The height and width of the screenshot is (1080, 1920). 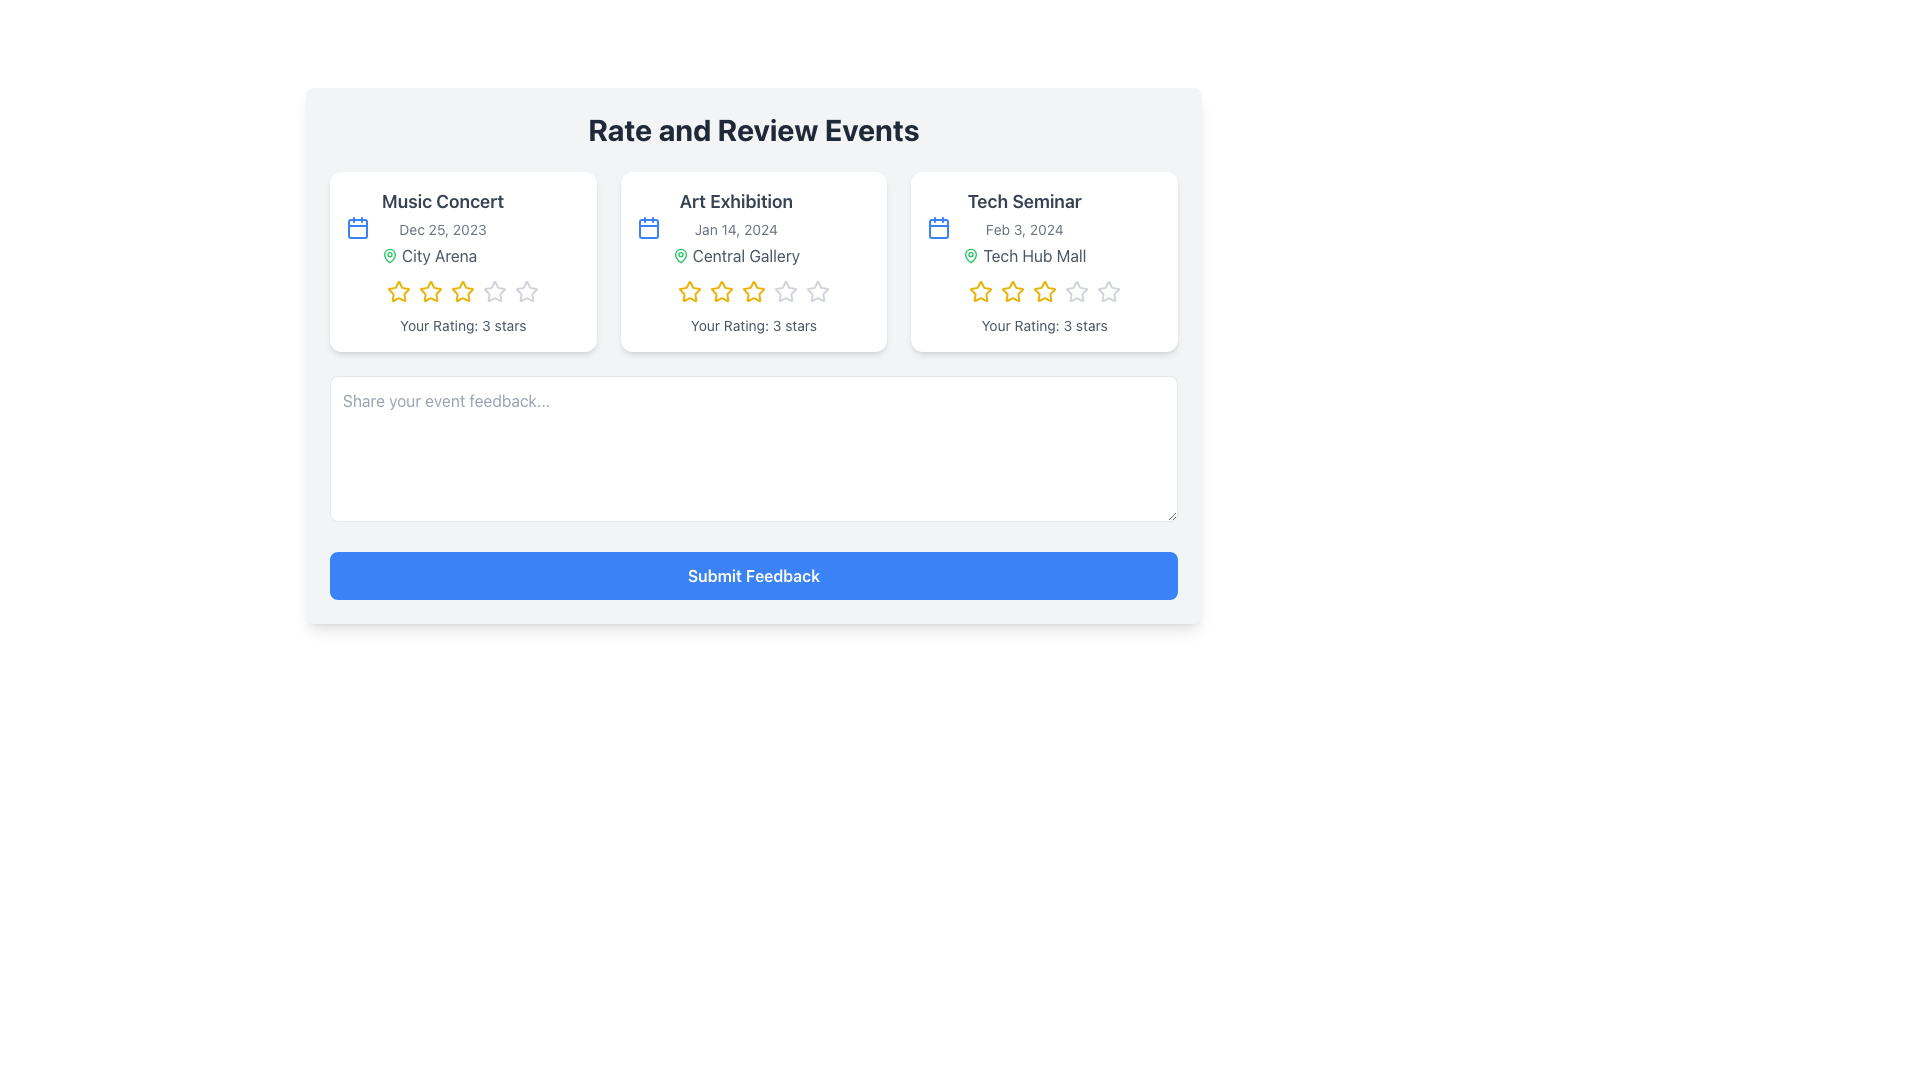 What do you see at coordinates (785, 292) in the screenshot?
I see `the fourth star` at bounding box center [785, 292].